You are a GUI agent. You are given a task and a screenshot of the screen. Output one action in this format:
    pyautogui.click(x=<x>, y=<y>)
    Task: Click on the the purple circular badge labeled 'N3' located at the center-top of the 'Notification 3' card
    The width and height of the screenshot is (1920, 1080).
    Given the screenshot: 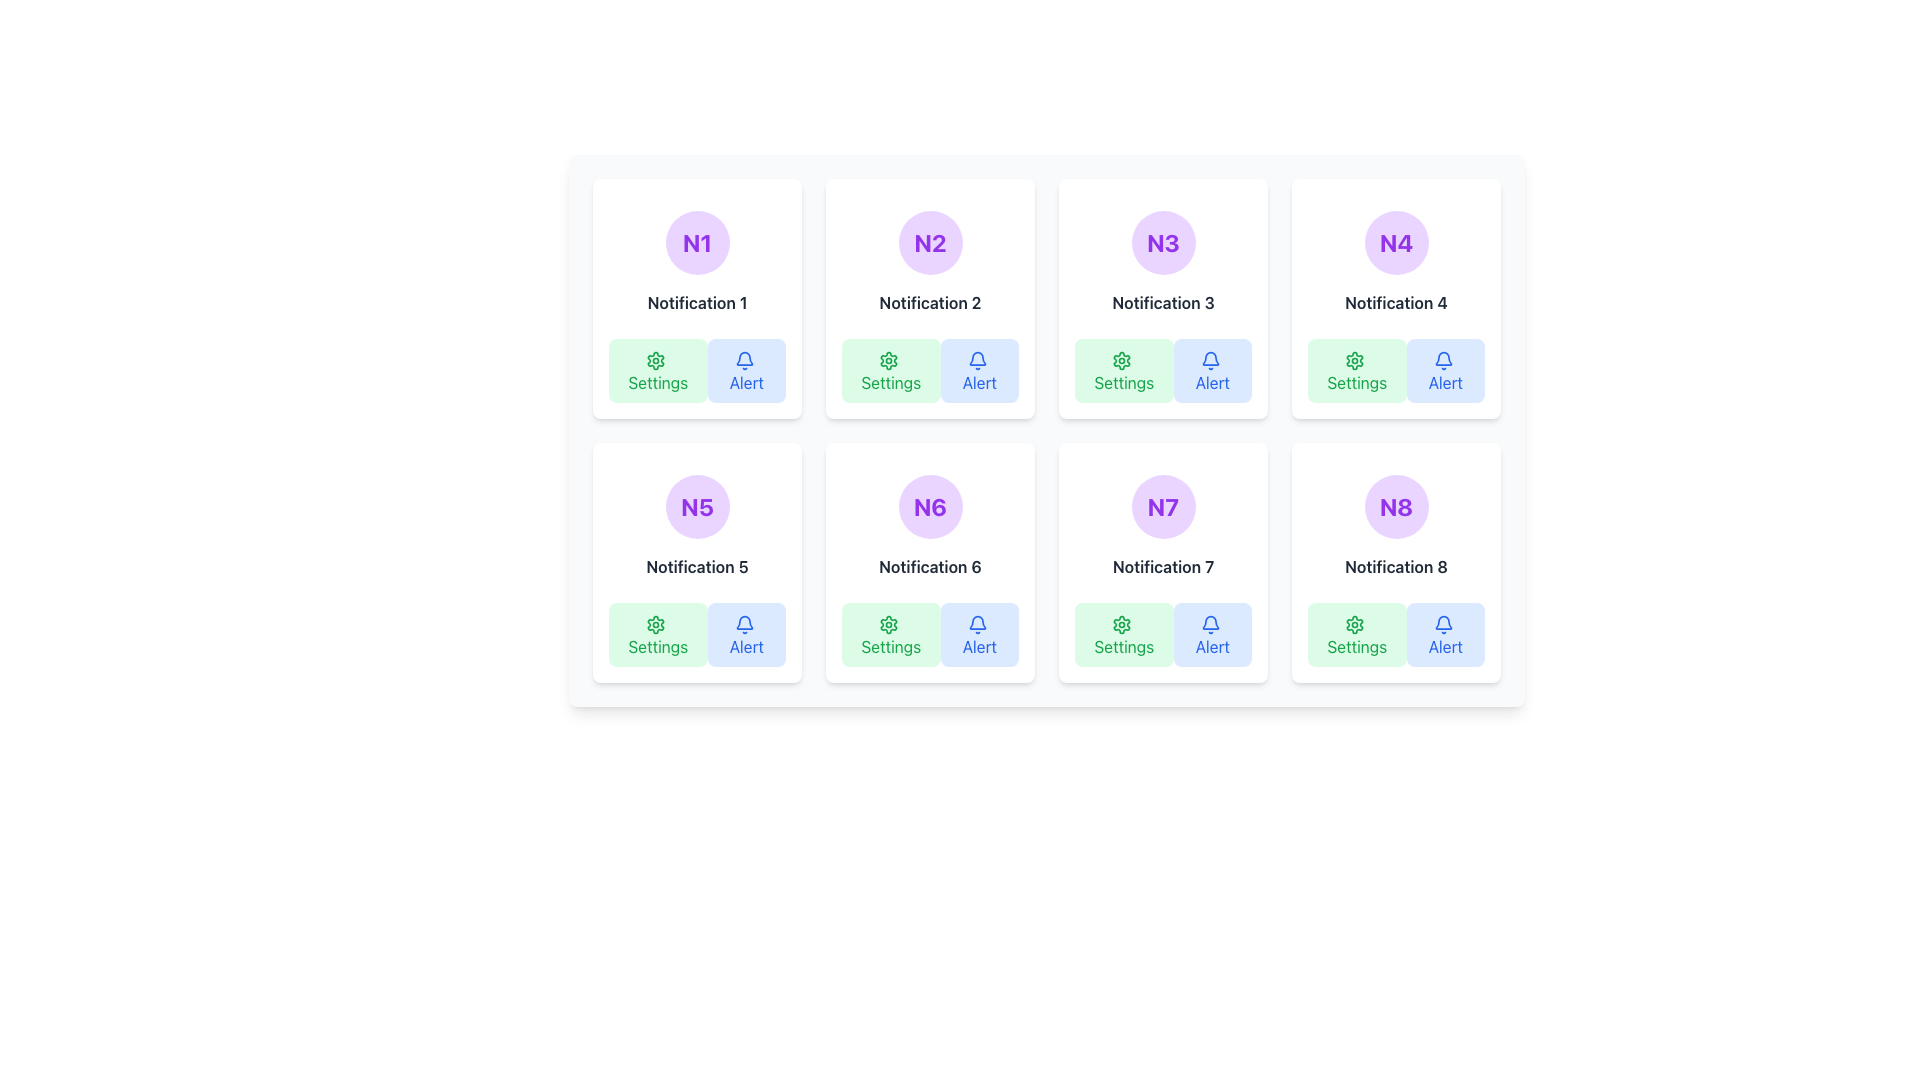 What is the action you would take?
    pyautogui.click(x=1163, y=242)
    